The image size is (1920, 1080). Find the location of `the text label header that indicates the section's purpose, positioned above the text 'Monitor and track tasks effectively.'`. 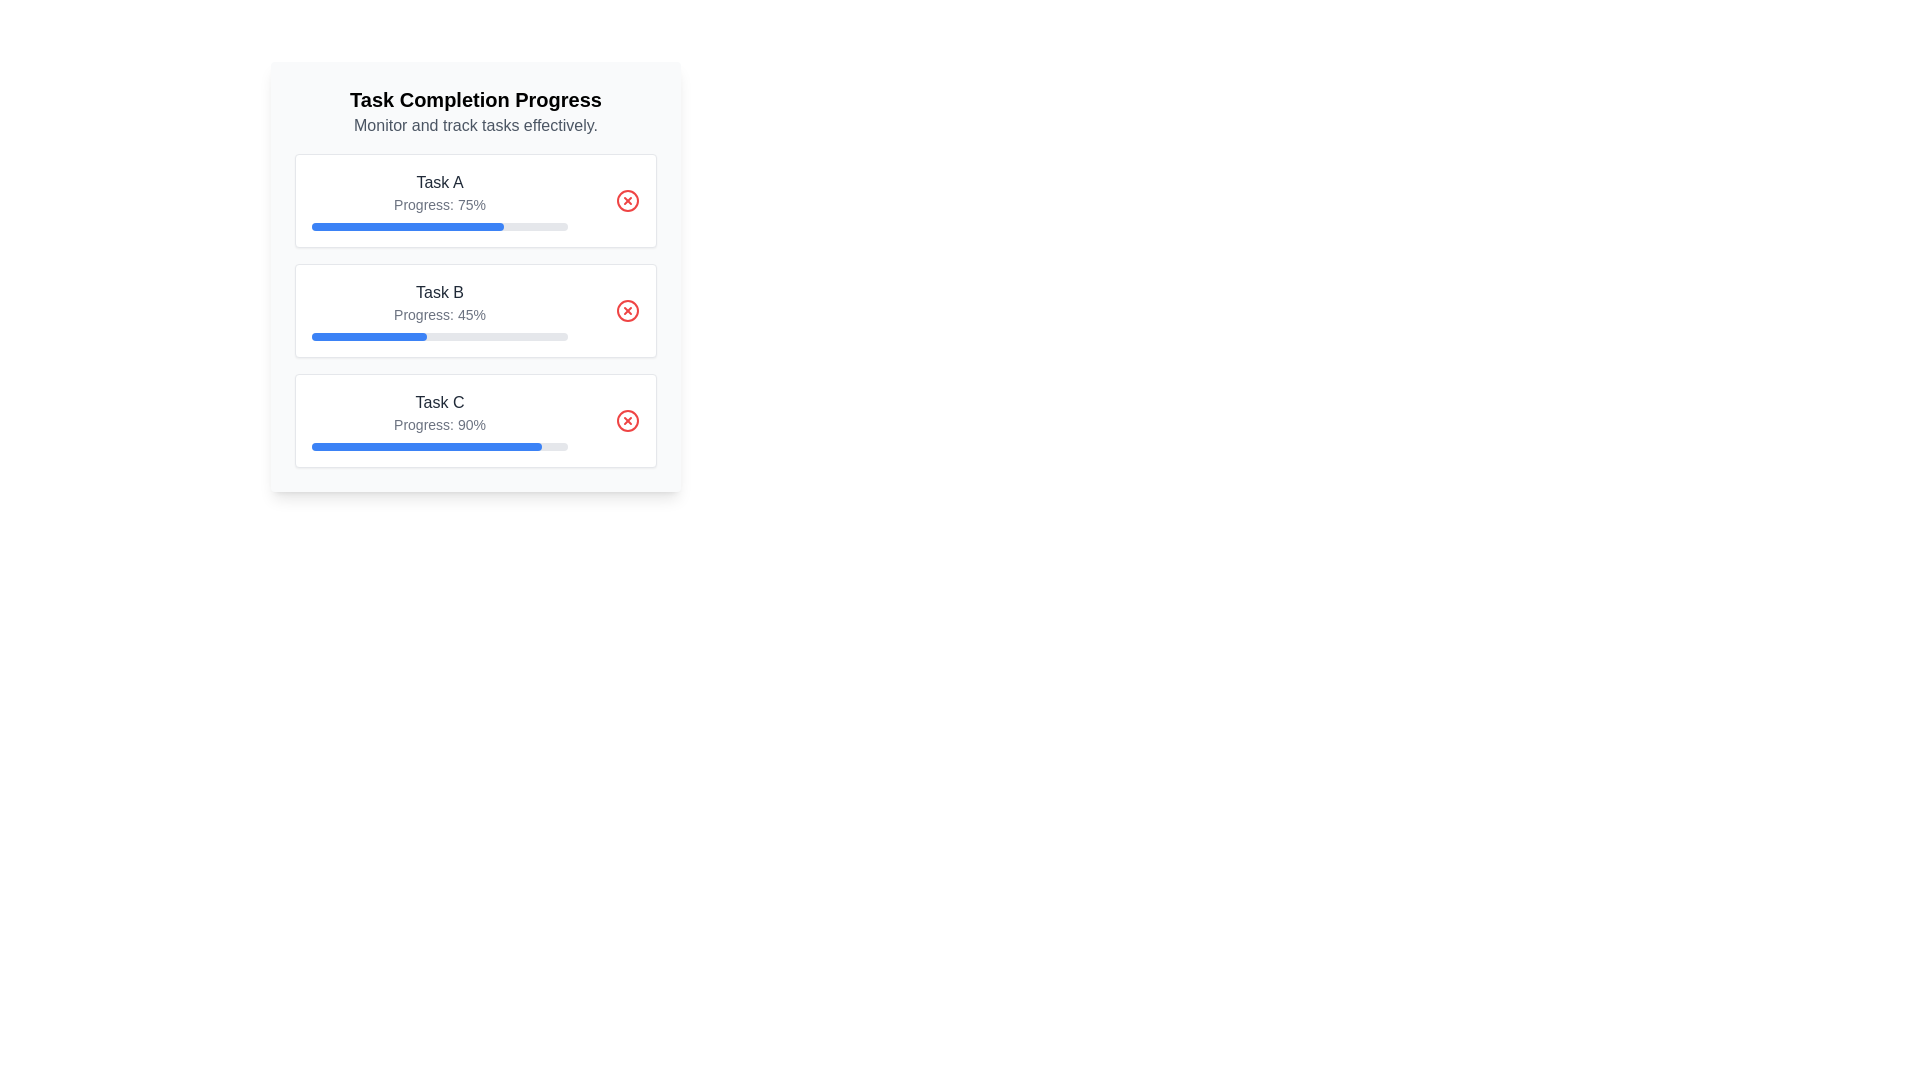

the text label header that indicates the section's purpose, positioned above the text 'Monitor and track tasks effectively.' is located at coordinates (474, 100).